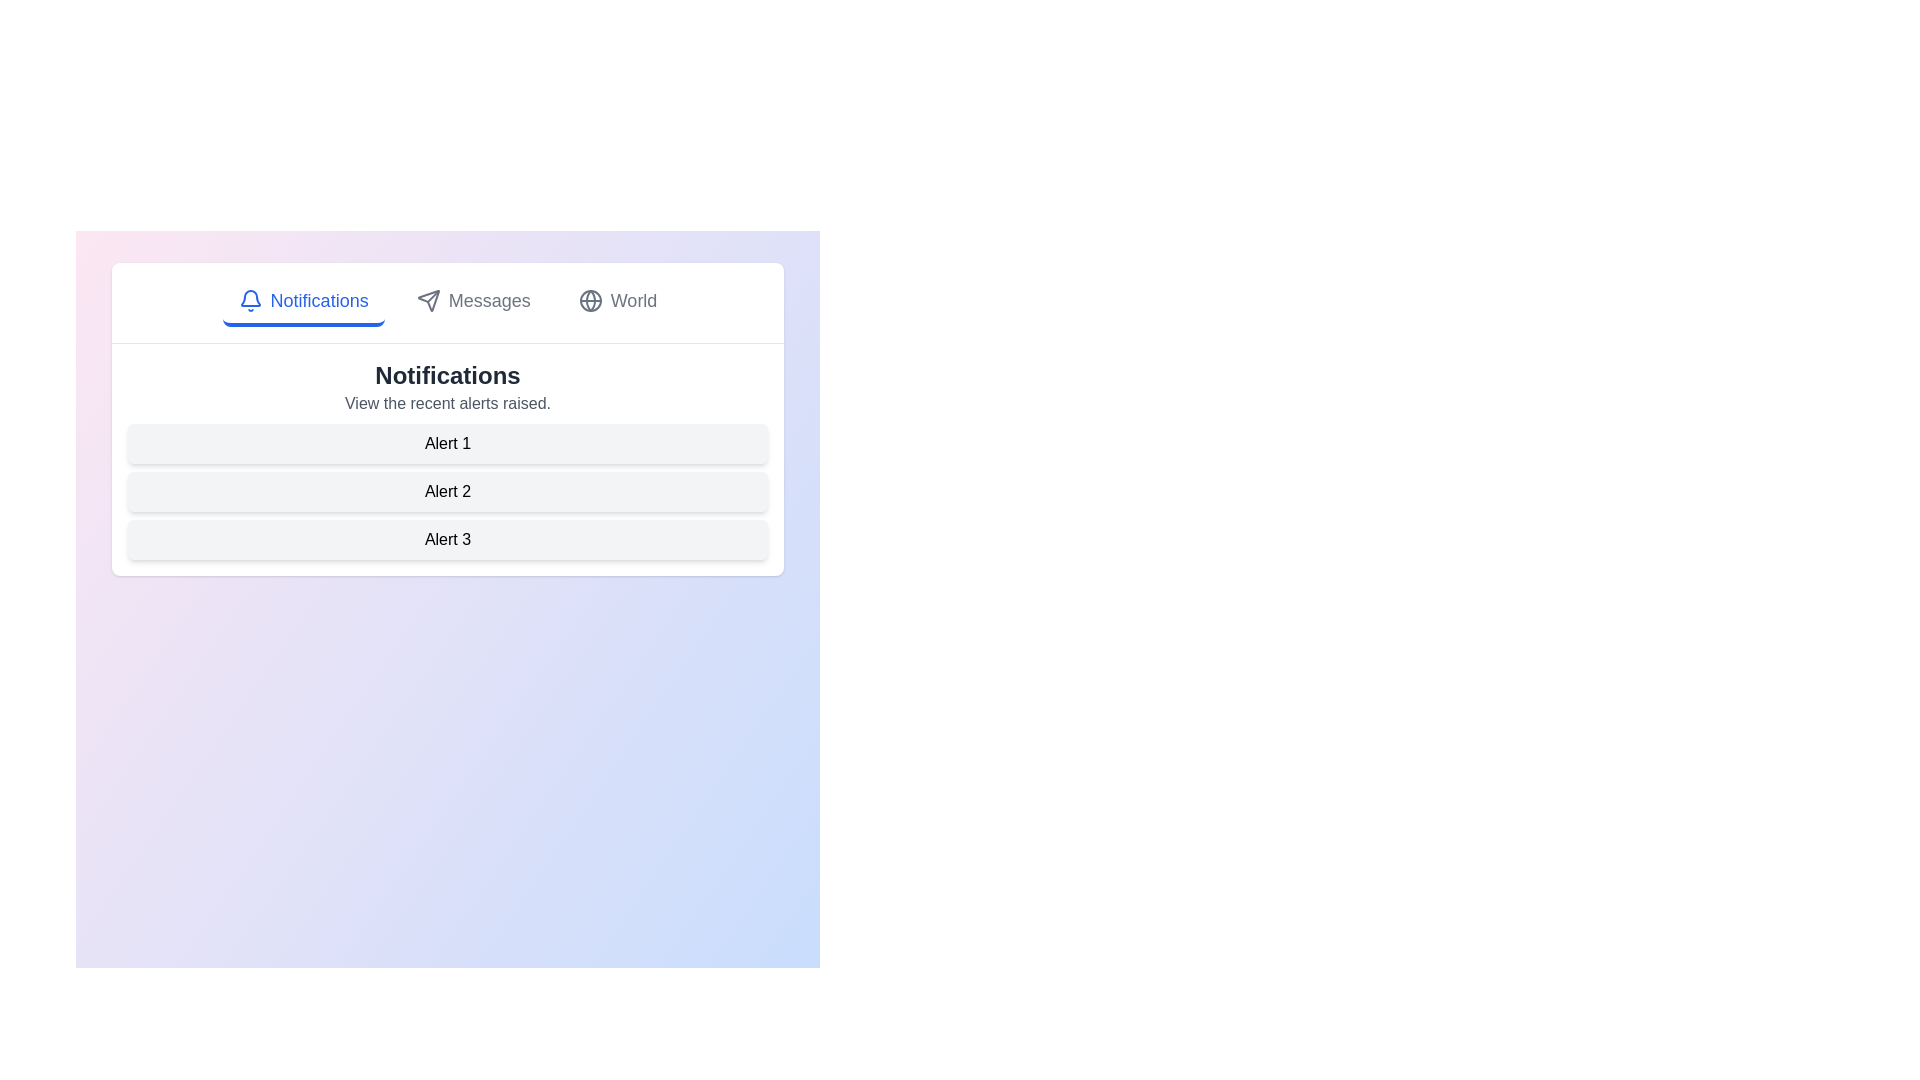 The height and width of the screenshot is (1080, 1920). What do you see at coordinates (589, 300) in the screenshot?
I see `the icon associated with the tab World` at bounding box center [589, 300].